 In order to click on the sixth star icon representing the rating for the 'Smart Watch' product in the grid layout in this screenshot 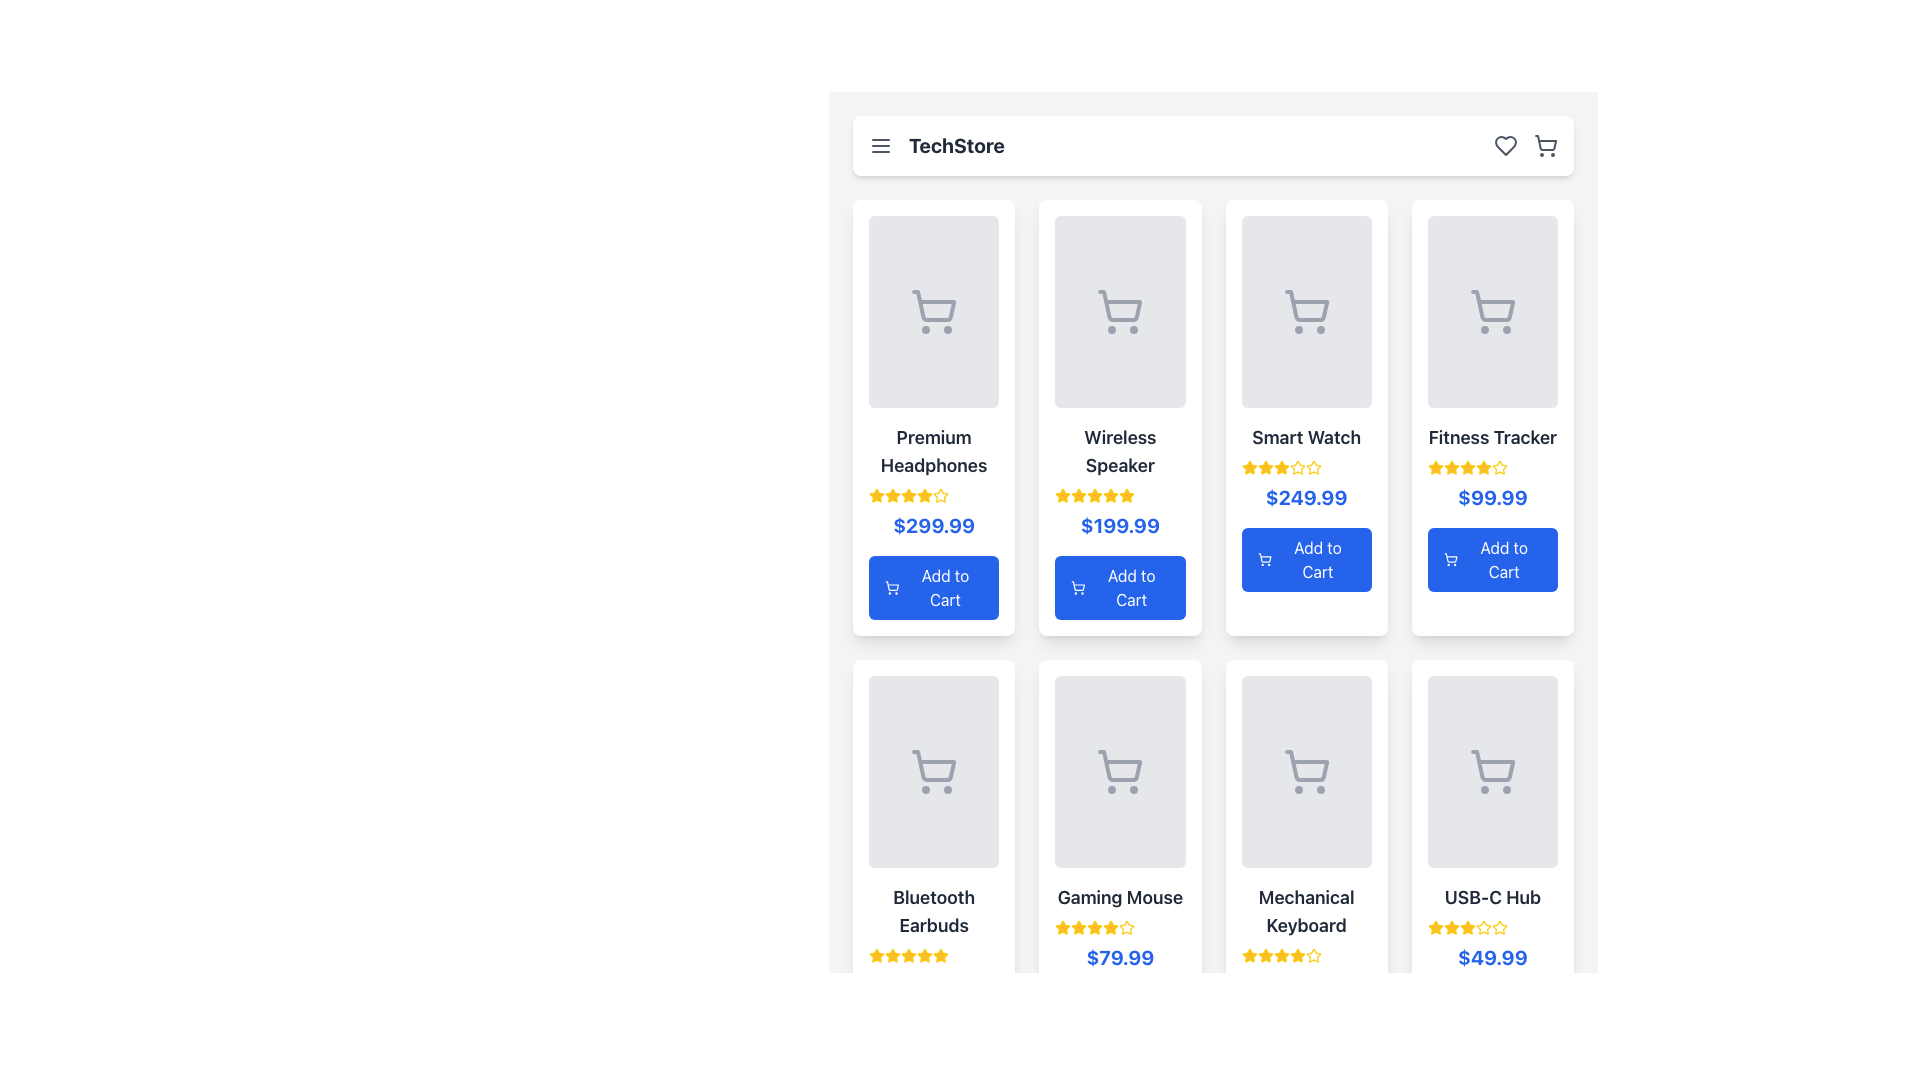, I will do `click(1297, 467)`.